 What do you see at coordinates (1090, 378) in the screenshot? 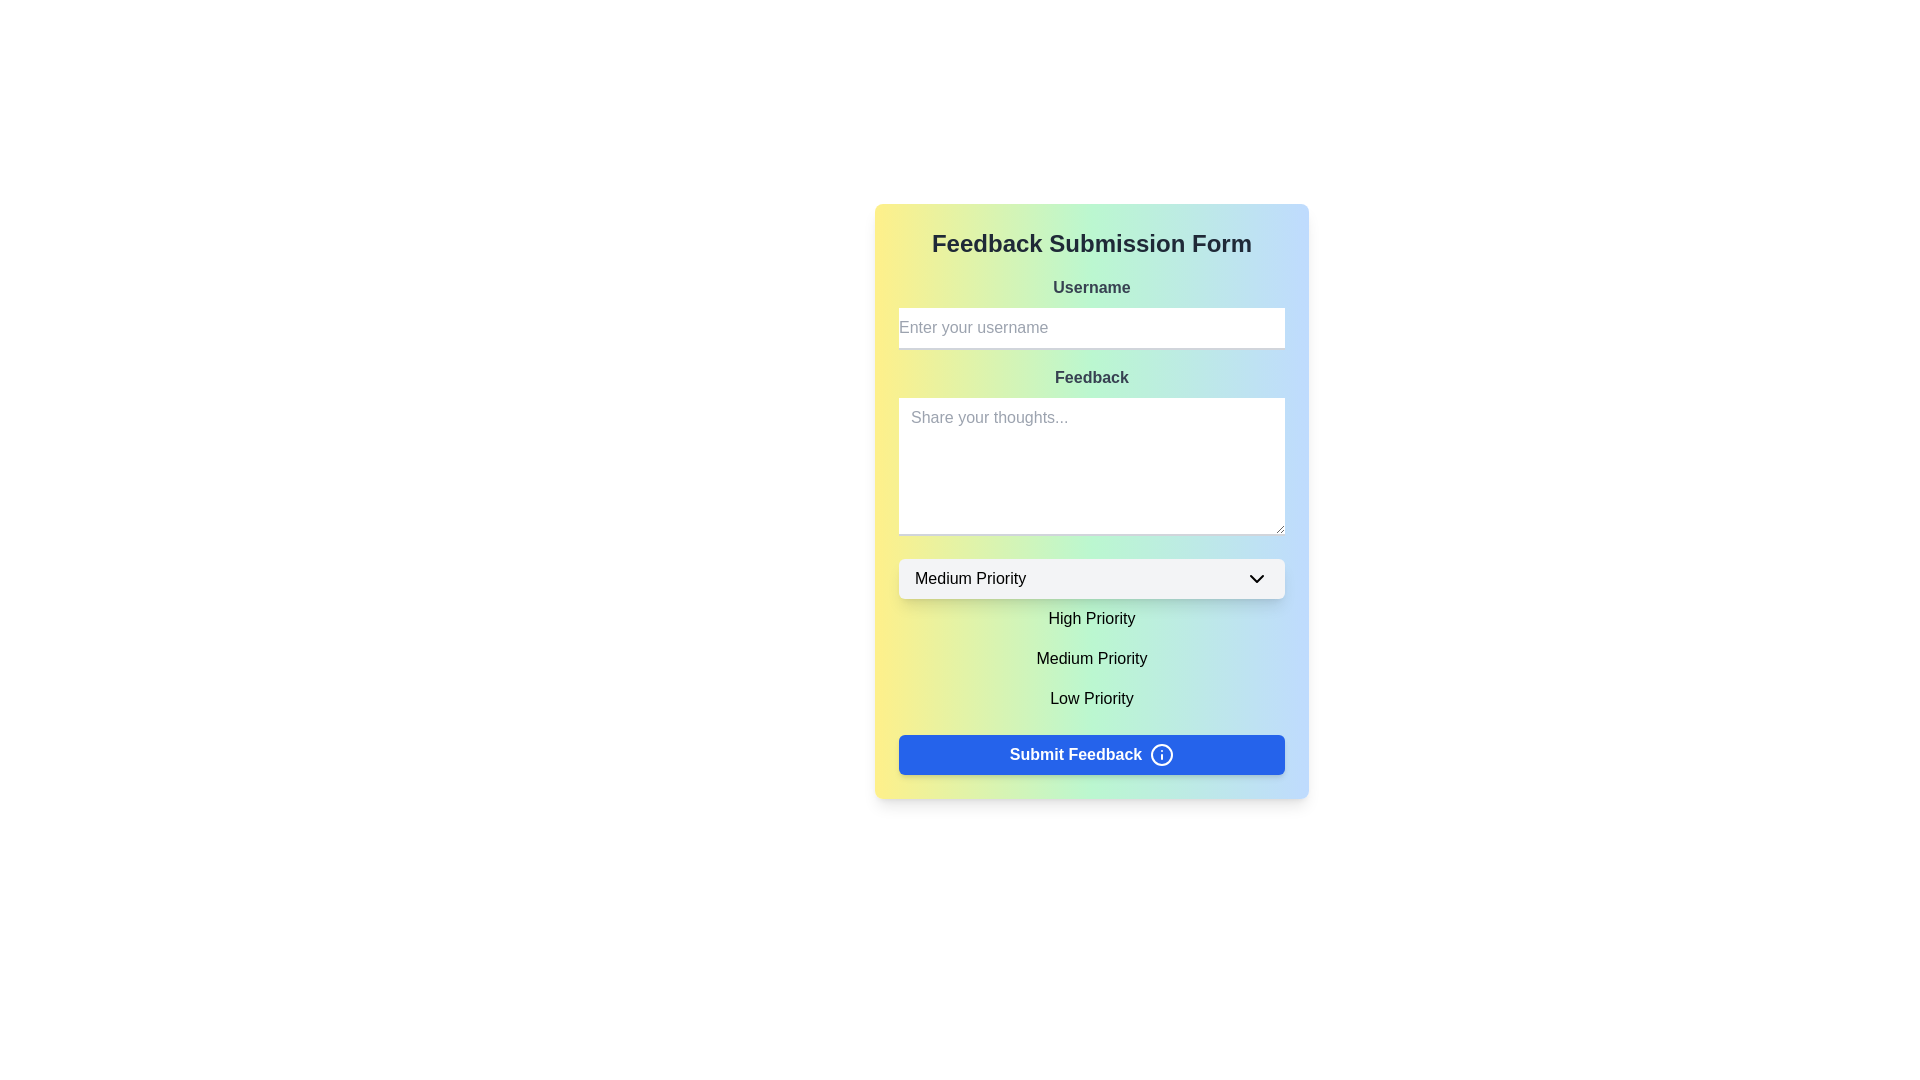
I see `the descriptive label located above the multiline text input field labeled 'Share your thoughts...', which is horizontally centered near the top middle of the interface` at bounding box center [1090, 378].